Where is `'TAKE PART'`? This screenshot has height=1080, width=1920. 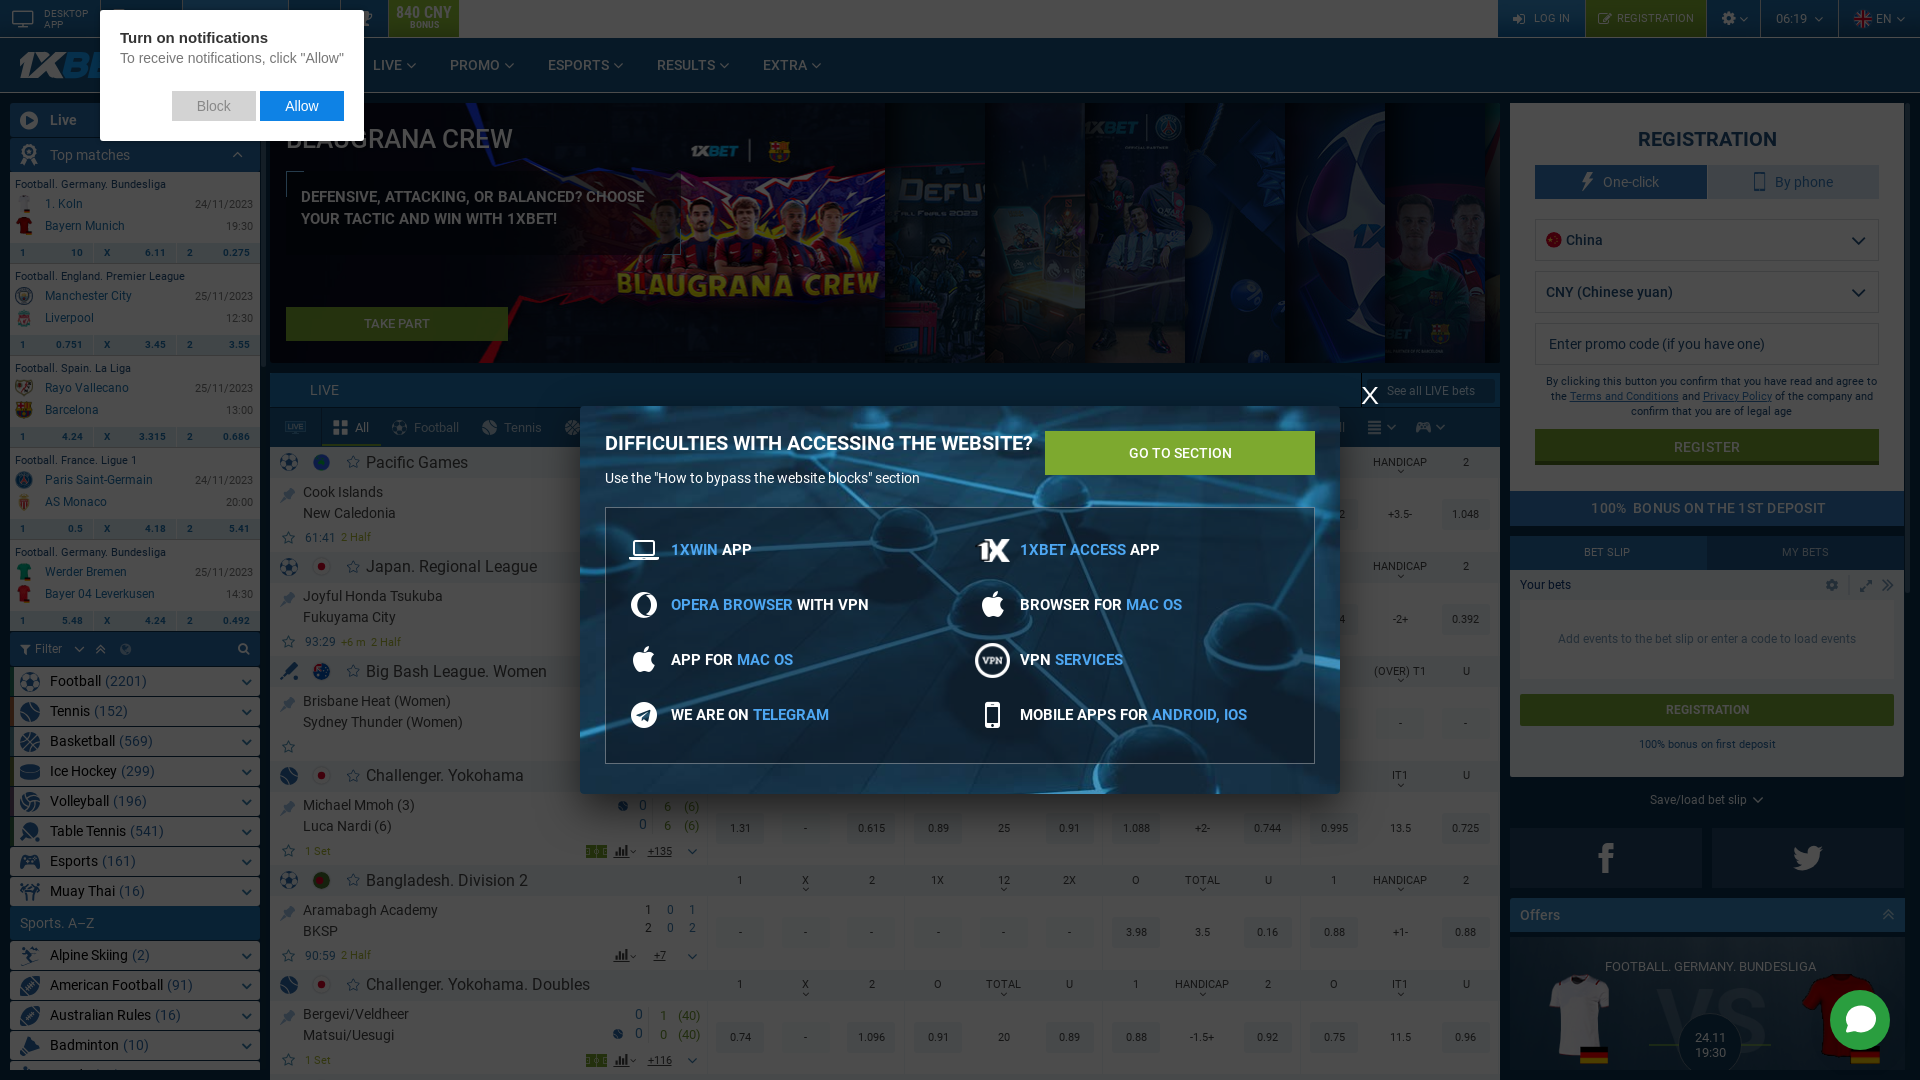 'TAKE PART' is located at coordinates (397, 323).